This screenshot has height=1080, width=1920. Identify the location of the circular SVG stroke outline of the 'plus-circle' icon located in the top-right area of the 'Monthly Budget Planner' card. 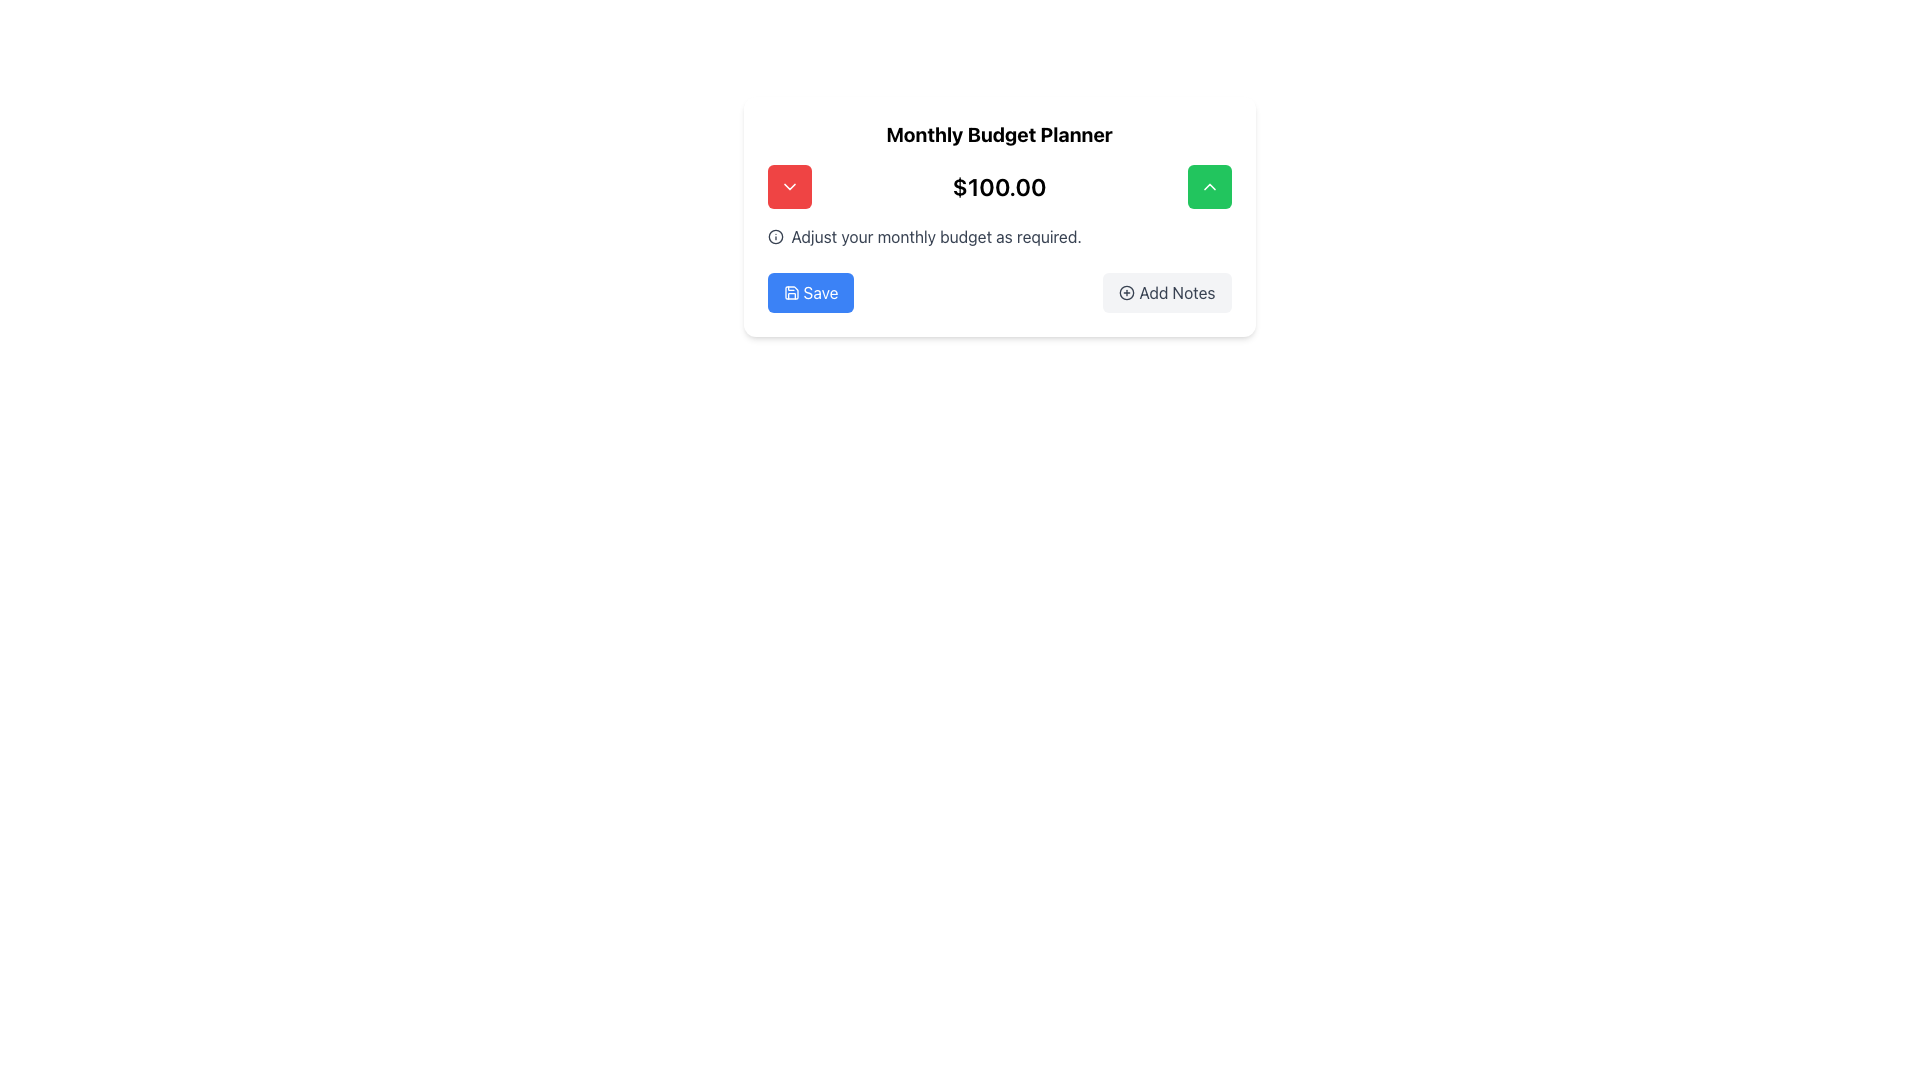
(1127, 293).